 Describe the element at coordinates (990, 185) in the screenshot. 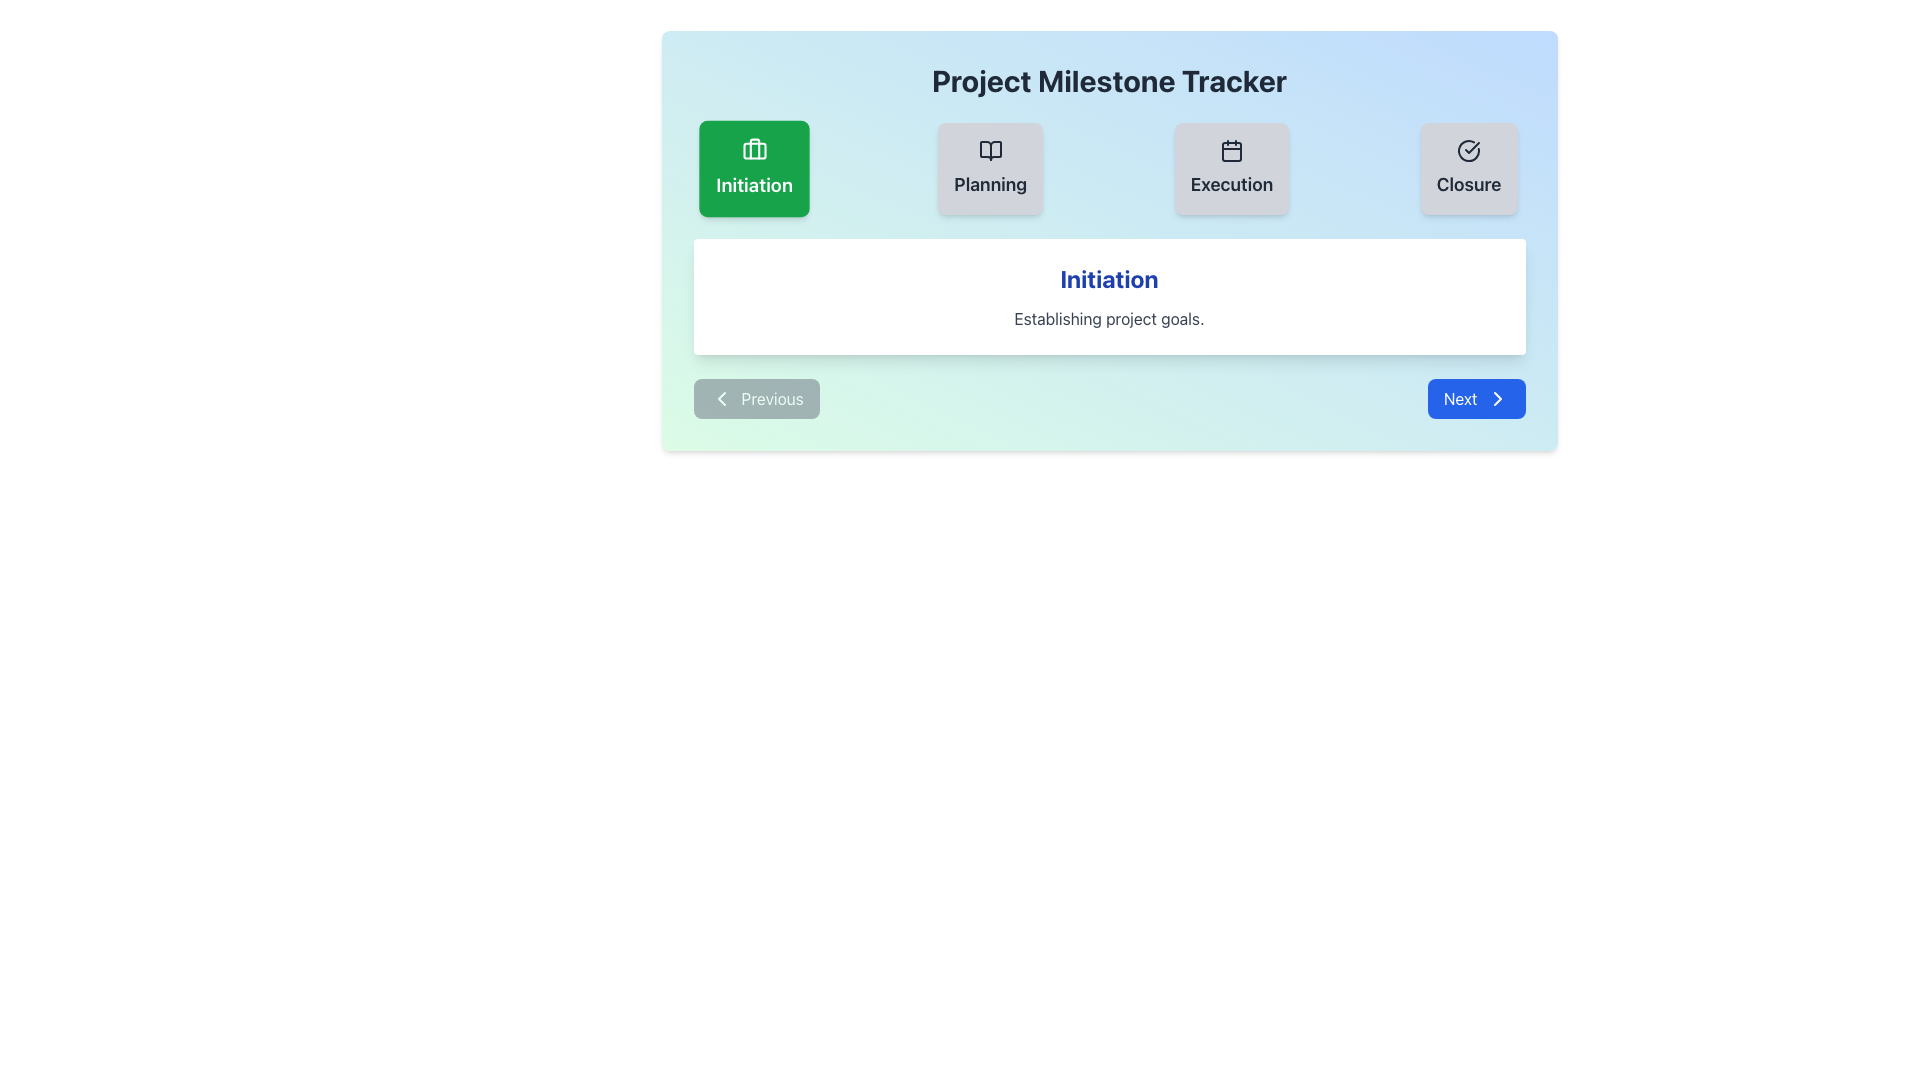

I see `text label displaying the title 'Planning' which indicates the current stage in the milestone tracker` at that location.